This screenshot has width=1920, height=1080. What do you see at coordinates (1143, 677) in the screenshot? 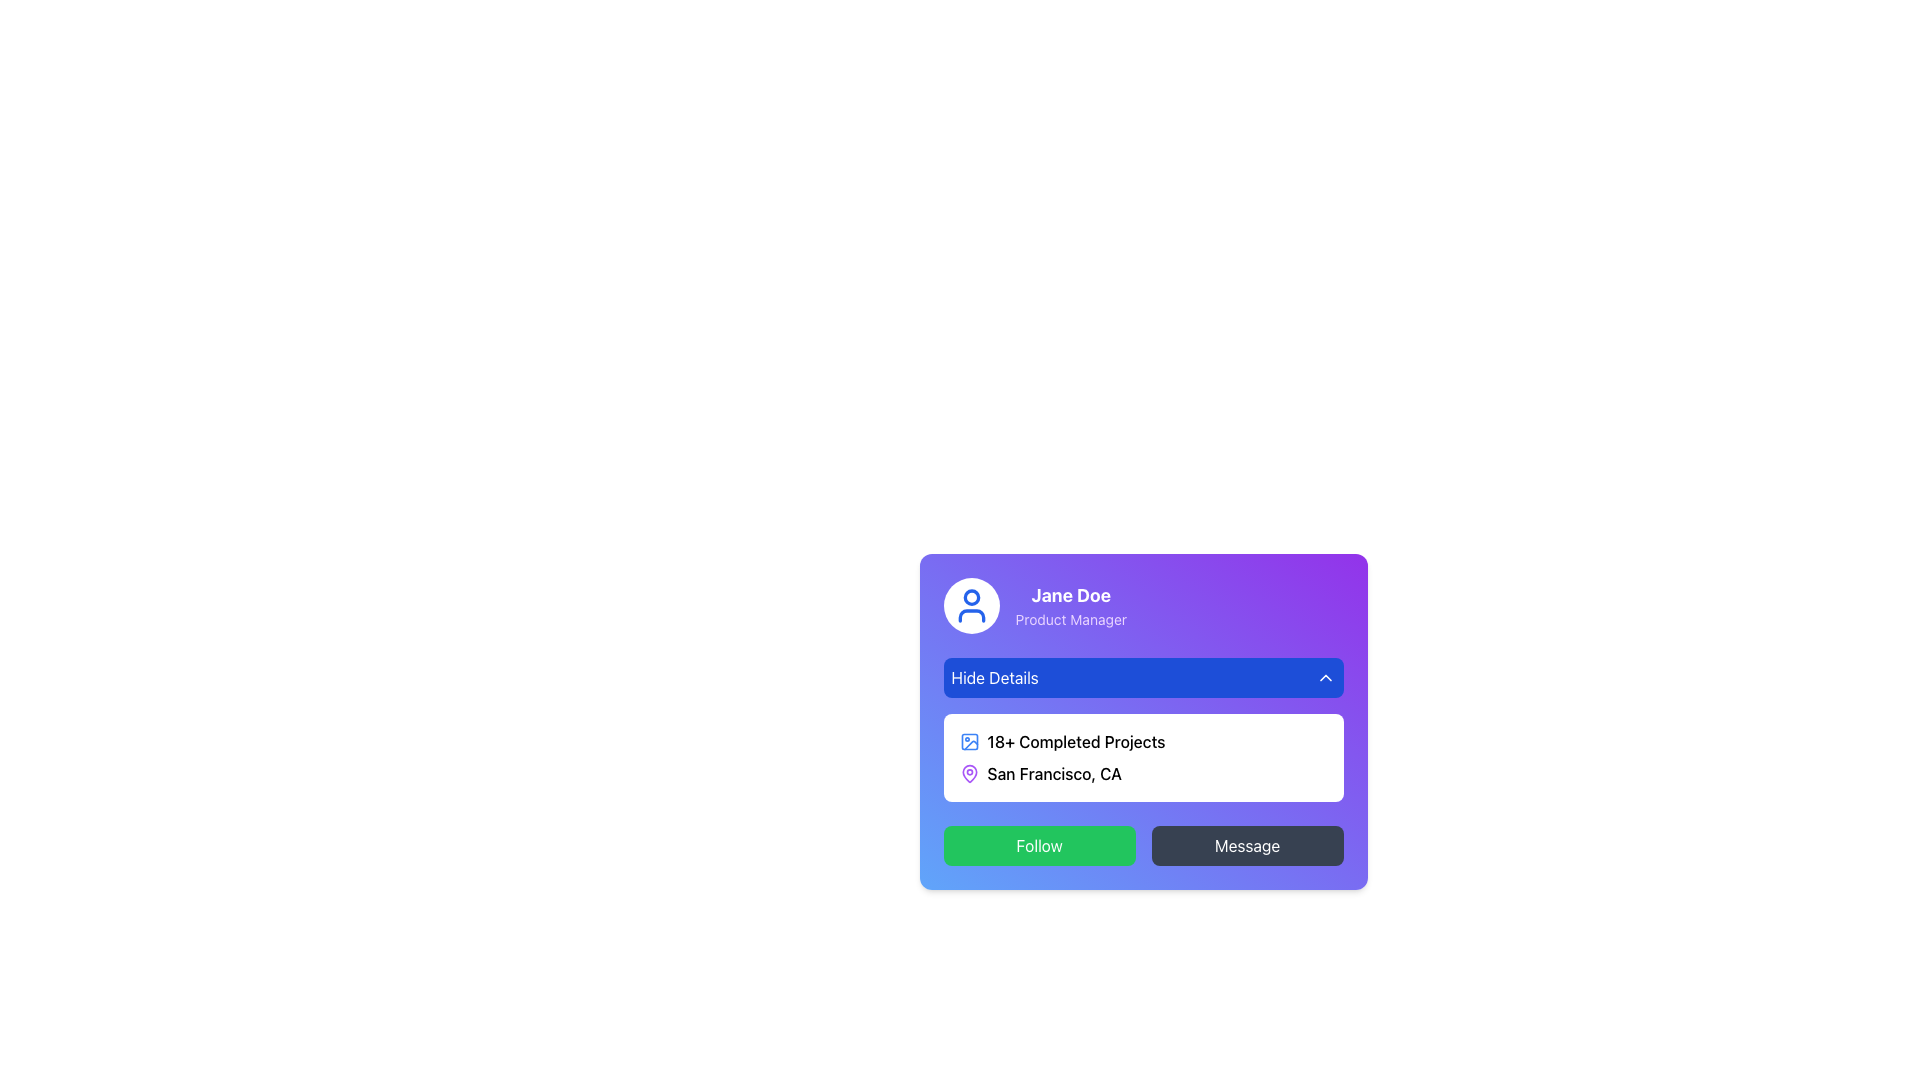
I see `the toggle button located in the user information card, which is positioned below the name and title section and above the '18+ Completed Projects' section` at bounding box center [1143, 677].